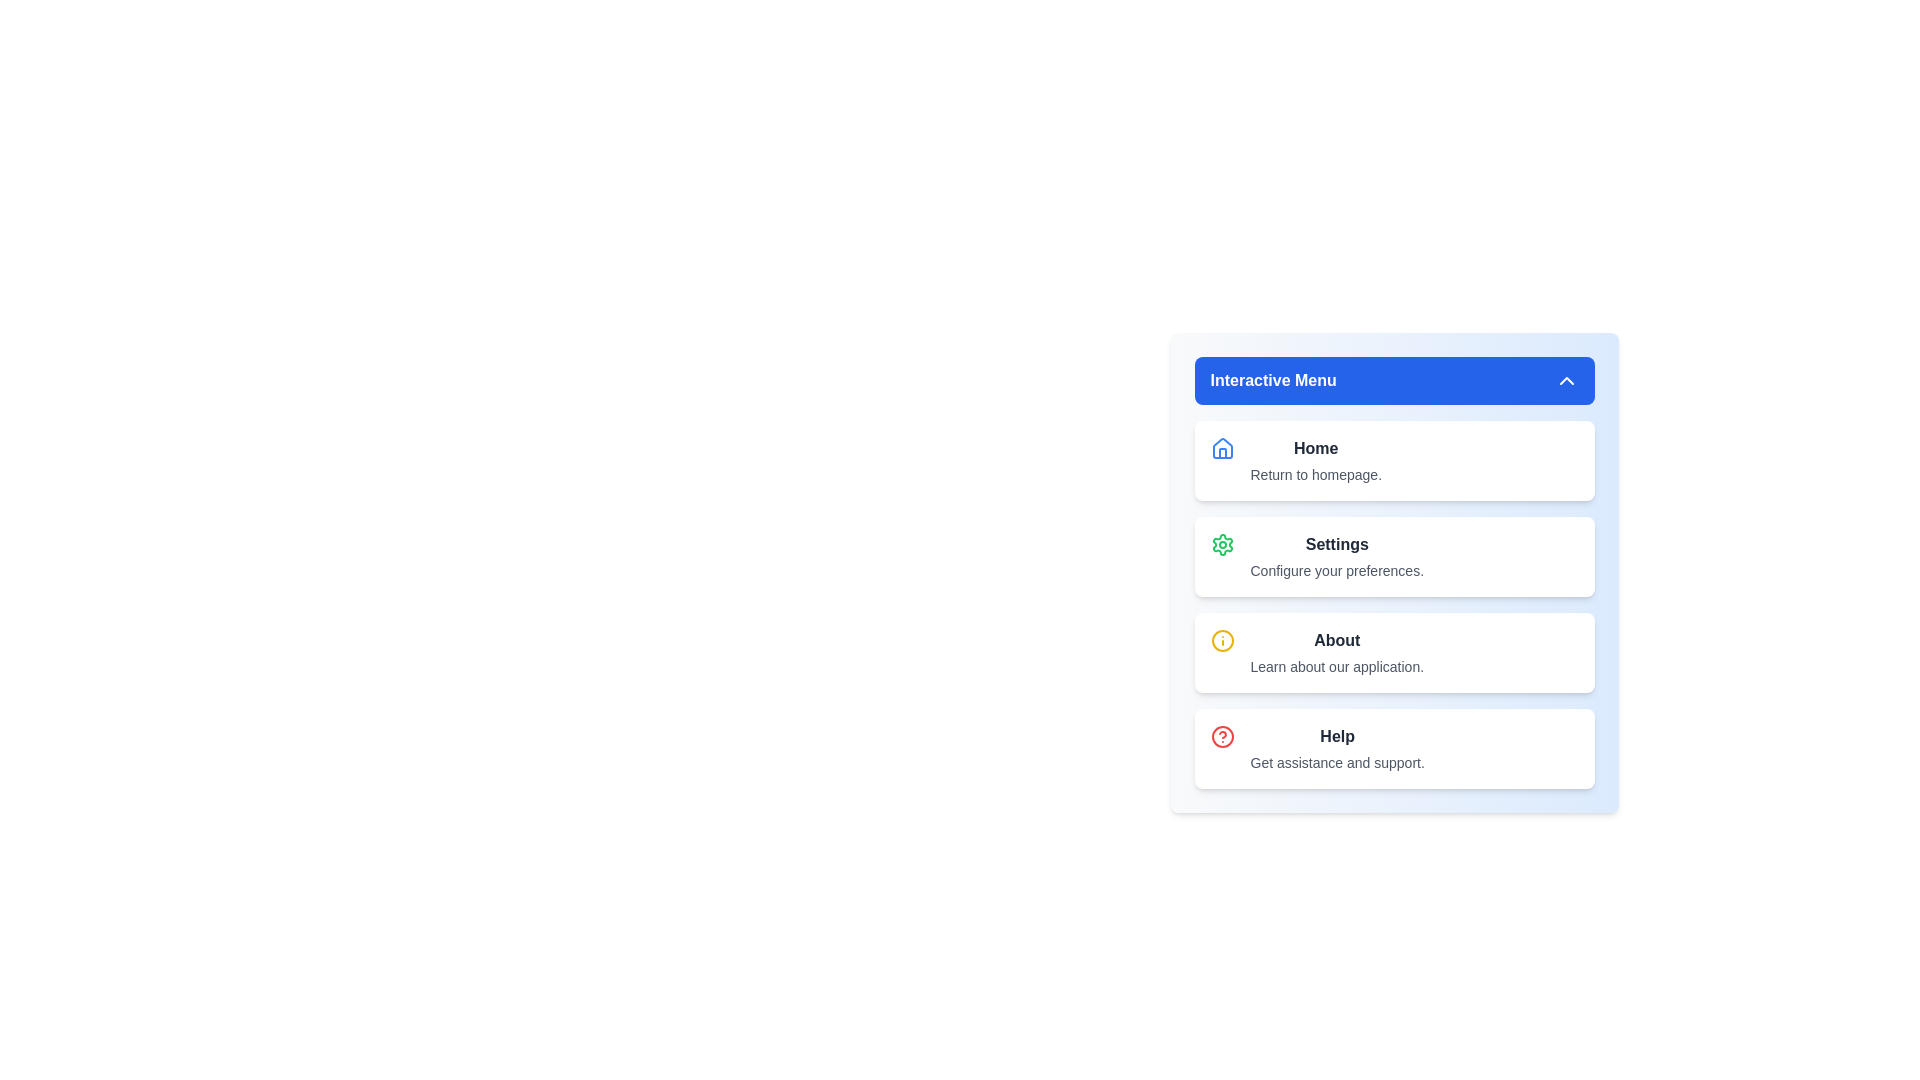  I want to click on the descriptive text label that guides users about the functionality of the 'Home' section, located directly below the bold text 'Home' in the first card of the interactive menu, so click(1316, 474).